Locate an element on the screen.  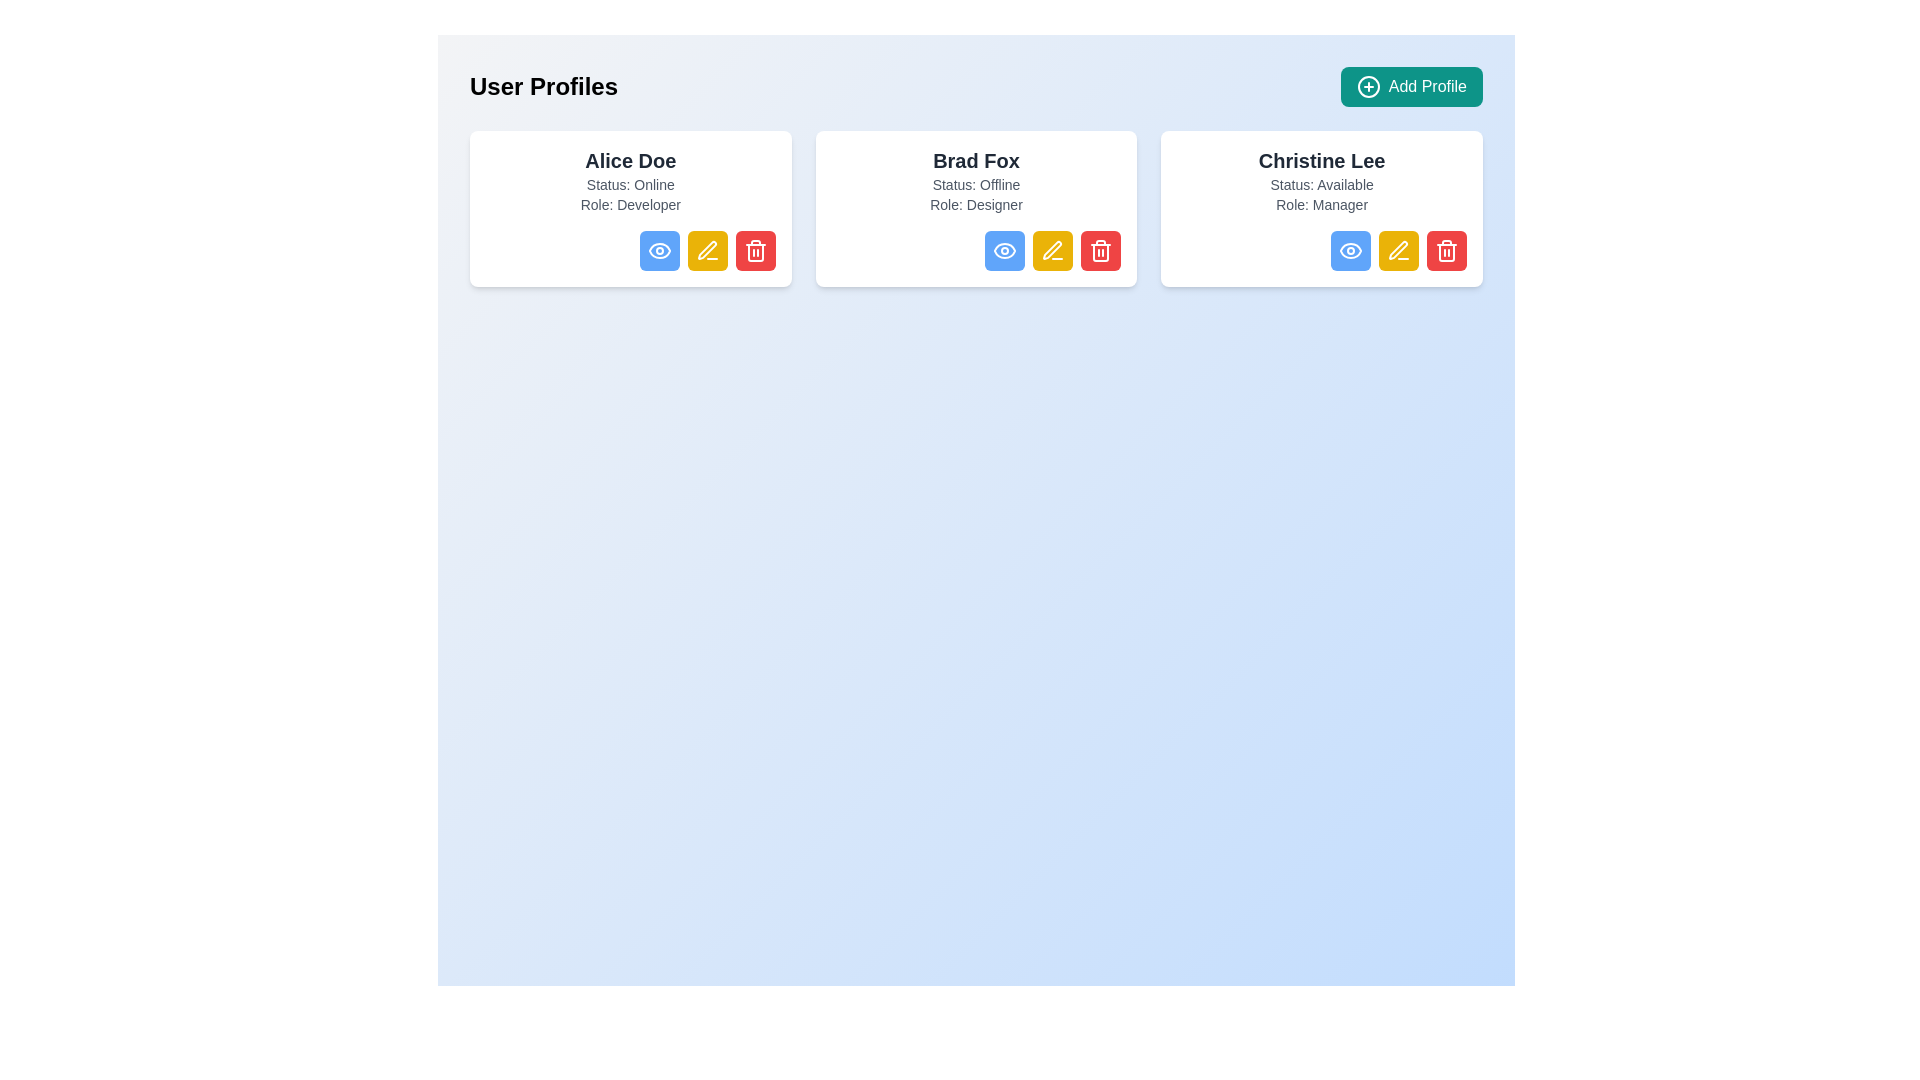
text content of the label displaying 'Role: Designer' located below 'Status: Offline' in Brad Fox's profile card is located at coordinates (976, 204).